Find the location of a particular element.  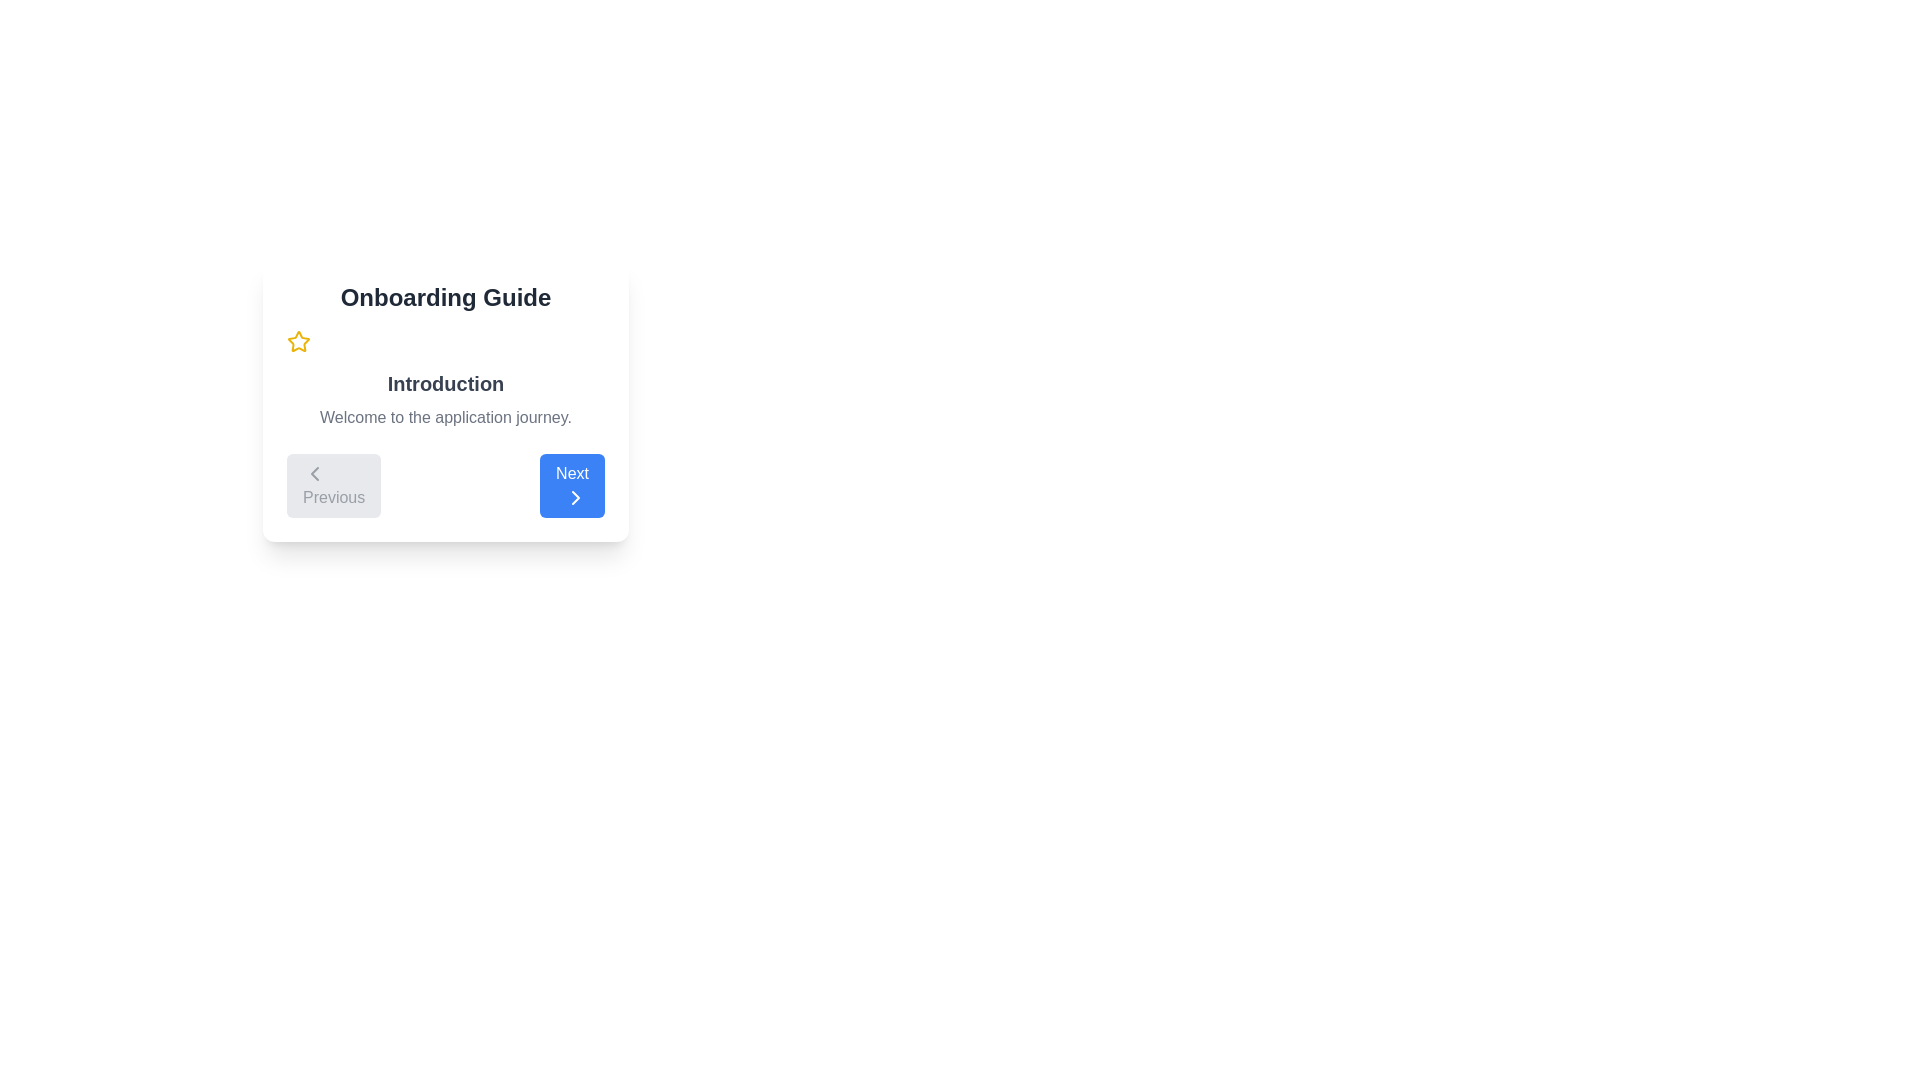

the right-pointing chevron icon on the blue 'Next' button is located at coordinates (575, 496).